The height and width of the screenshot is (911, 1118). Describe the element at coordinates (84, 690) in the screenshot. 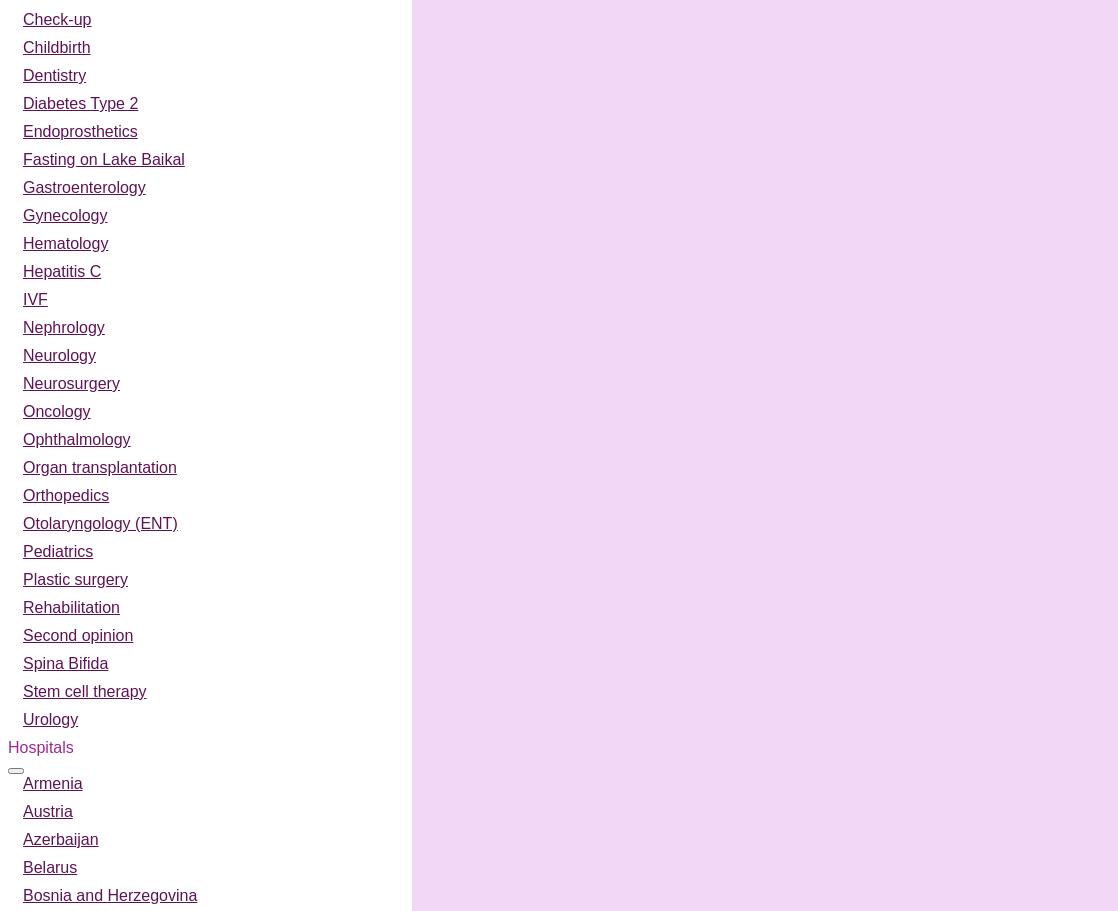

I see `'Stem cell therapy'` at that location.